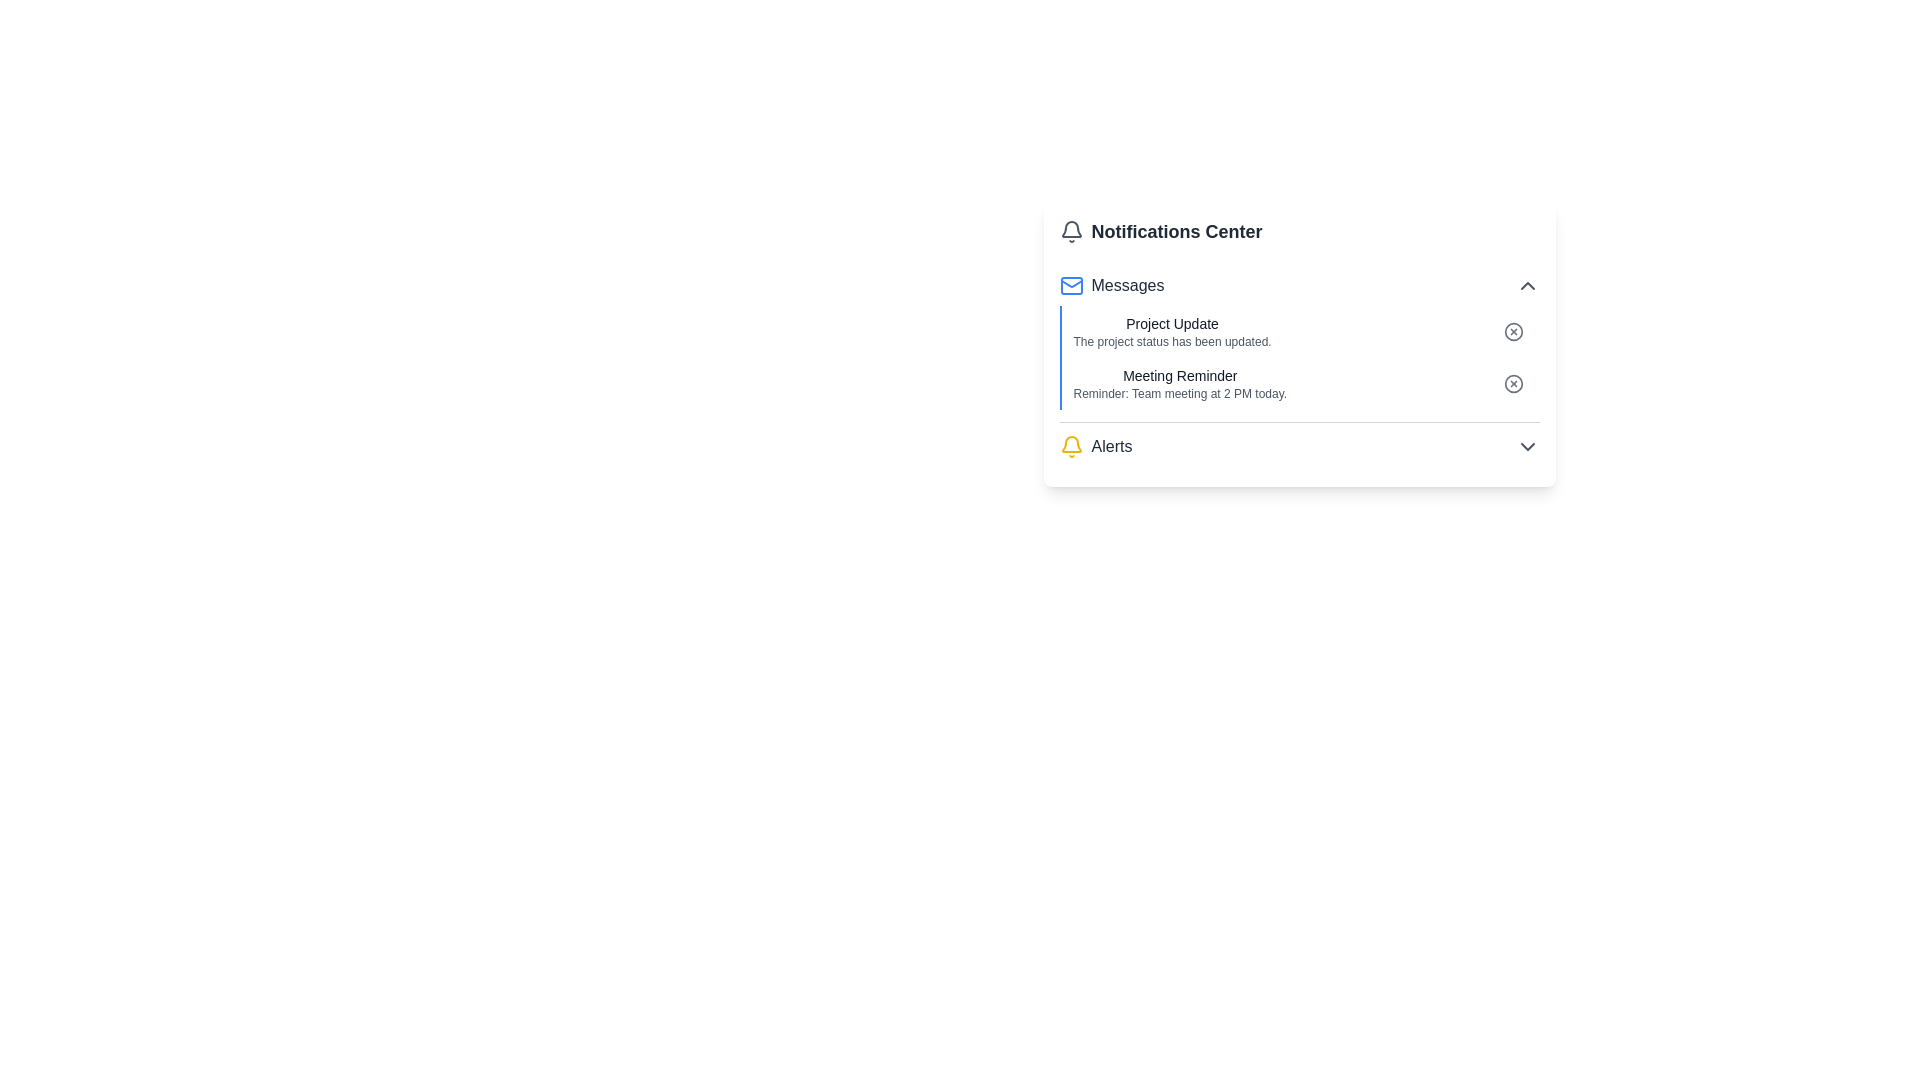 The width and height of the screenshot is (1920, 1080). I want to click on the notifications icon located to the left of the 'Notifications Center' title in the header section, so click(1070, 230).